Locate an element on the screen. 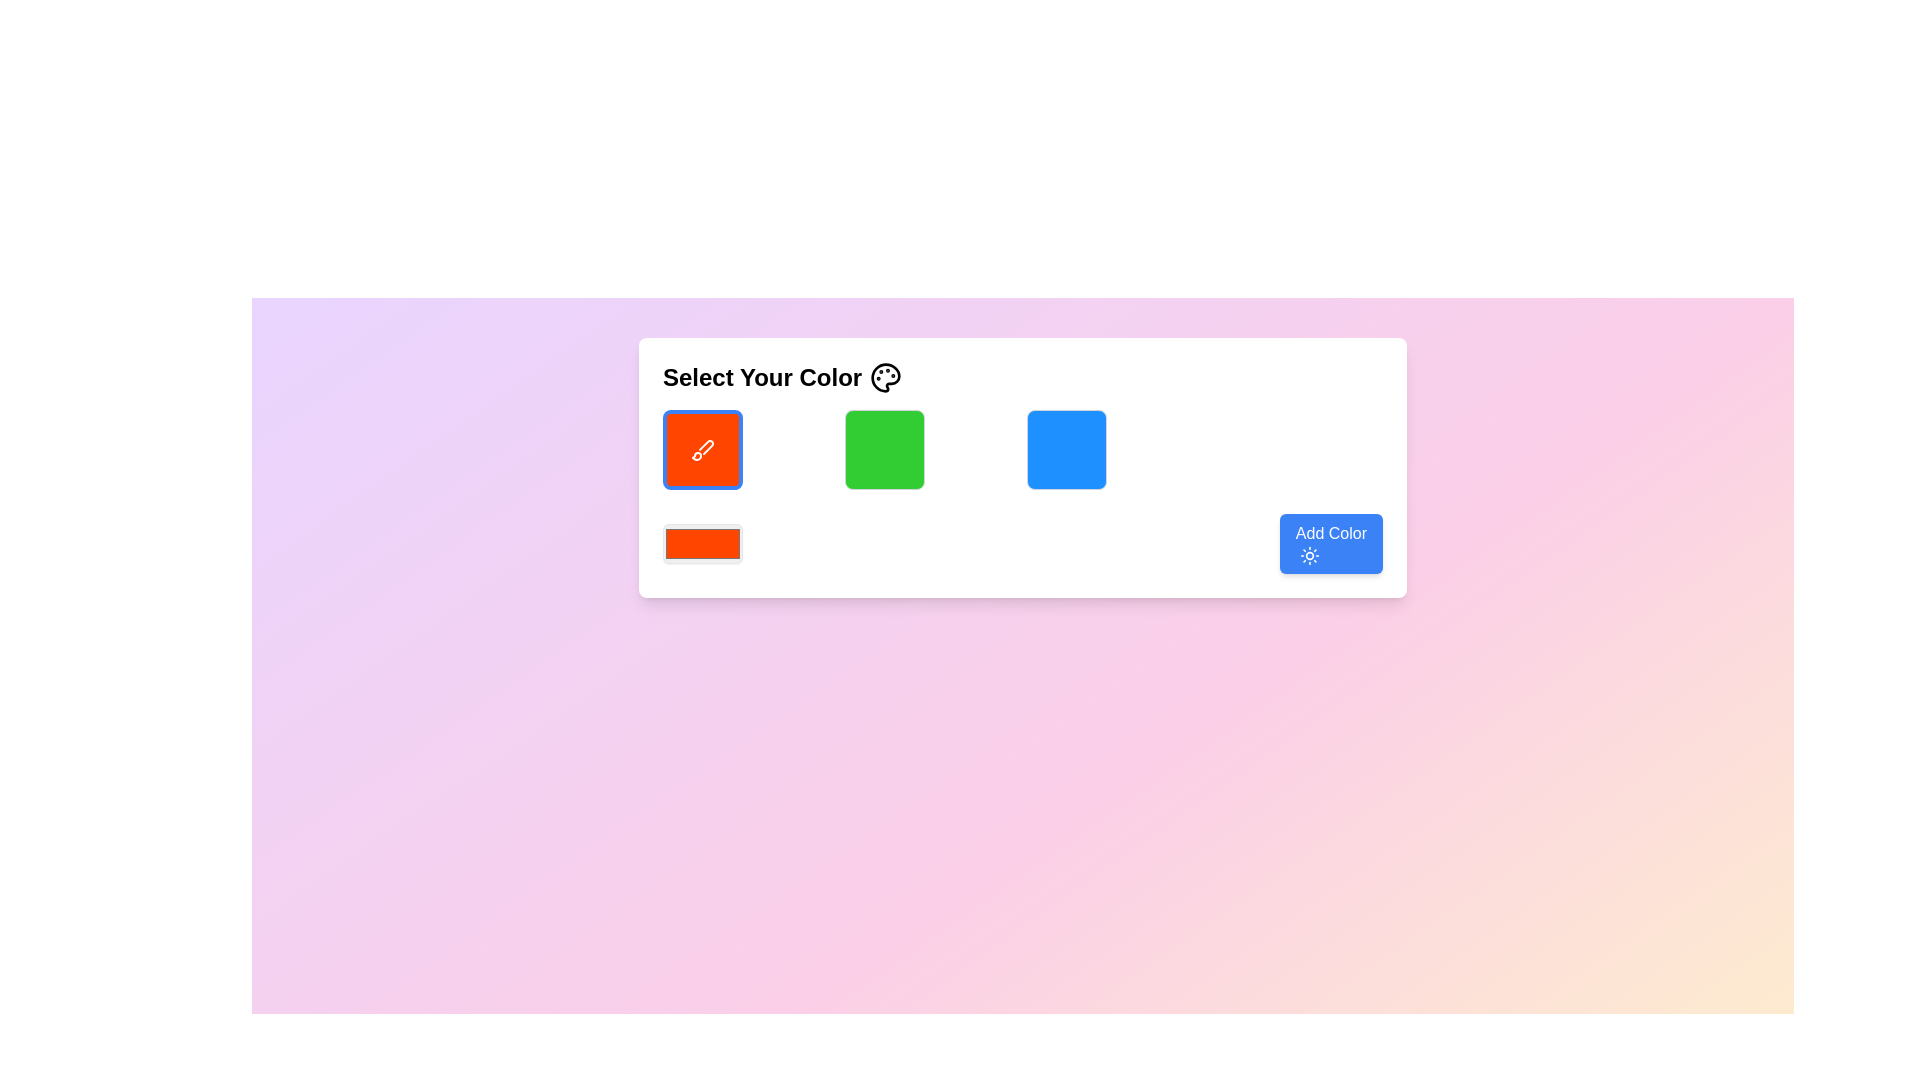  the decorative sun icon located to the left of the 'Add Color' button, which symbolizes brightness and complements the button's functionality is located at coordinates (1309, 555).